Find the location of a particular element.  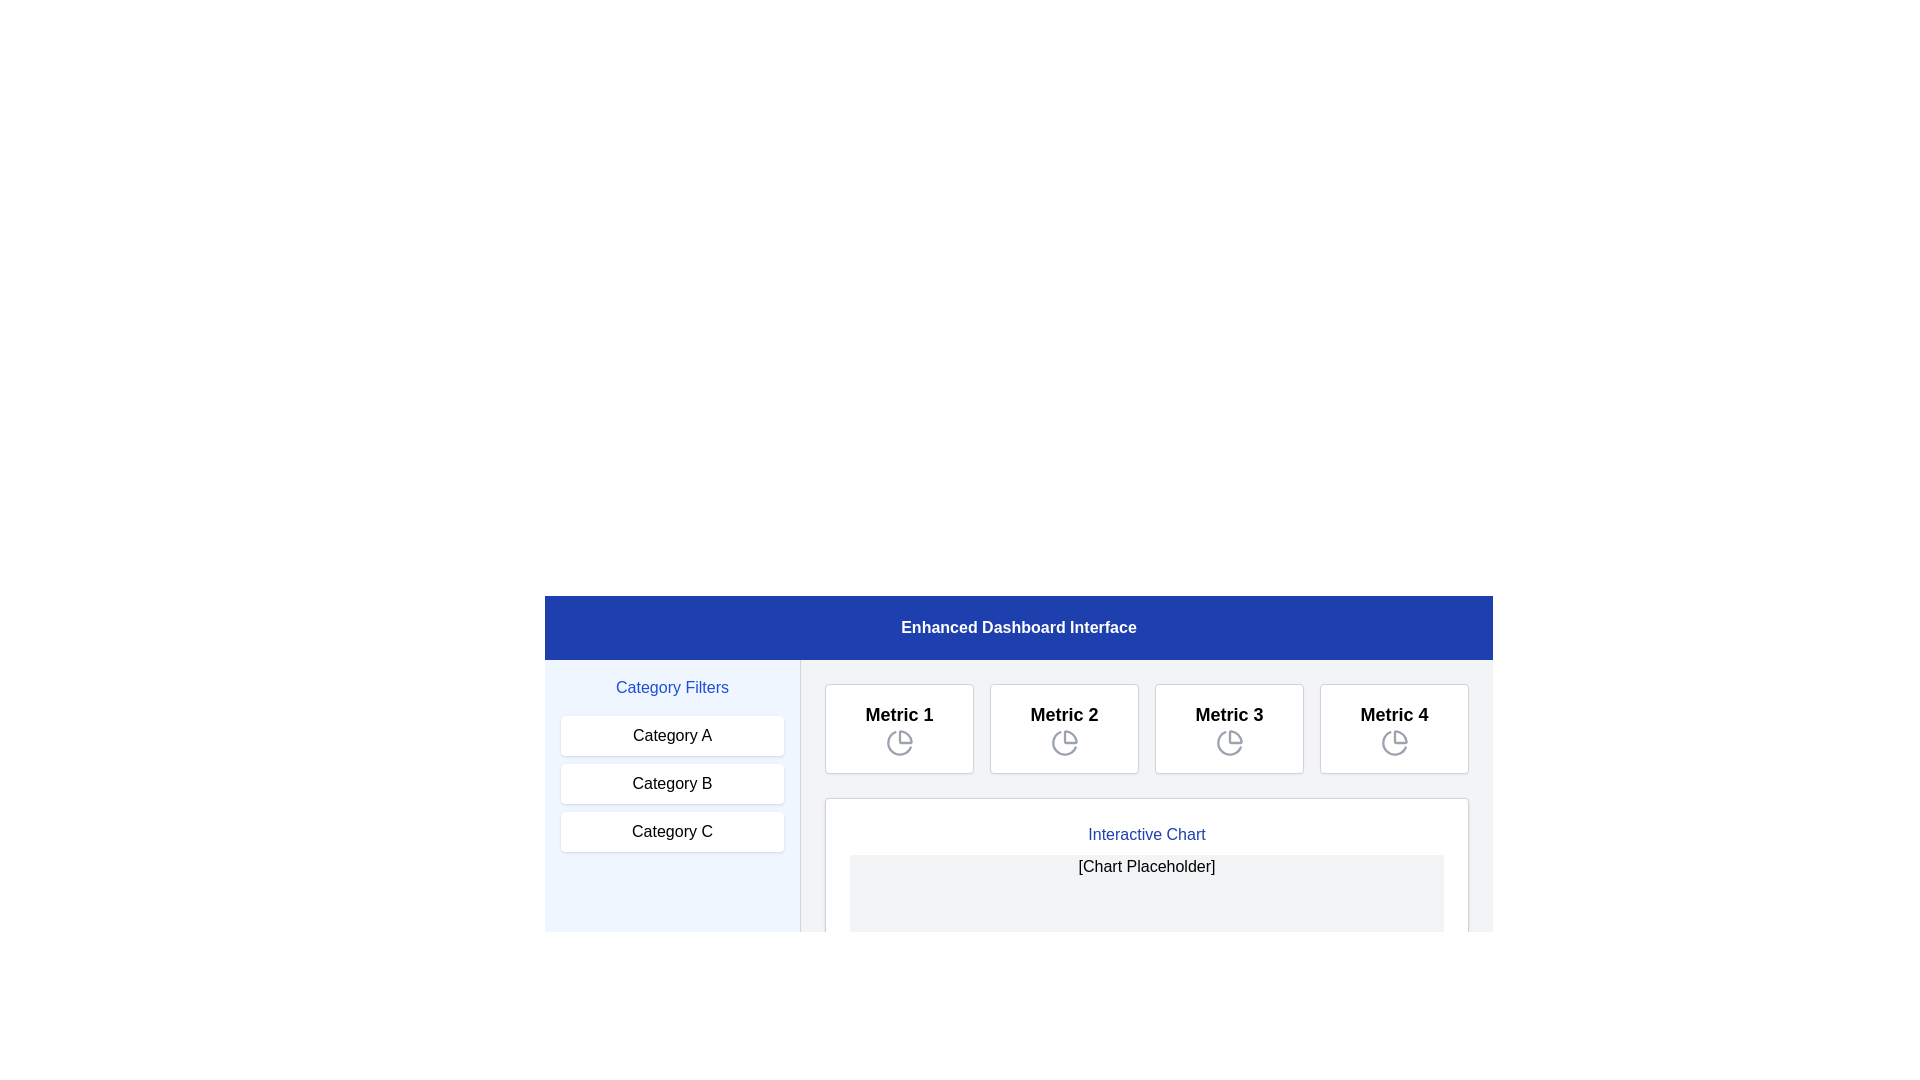

the Icon representing 'Metric 3', which is located below the title 'Metric 3' in the dashboard interface is located at coordinates (1228, 743).